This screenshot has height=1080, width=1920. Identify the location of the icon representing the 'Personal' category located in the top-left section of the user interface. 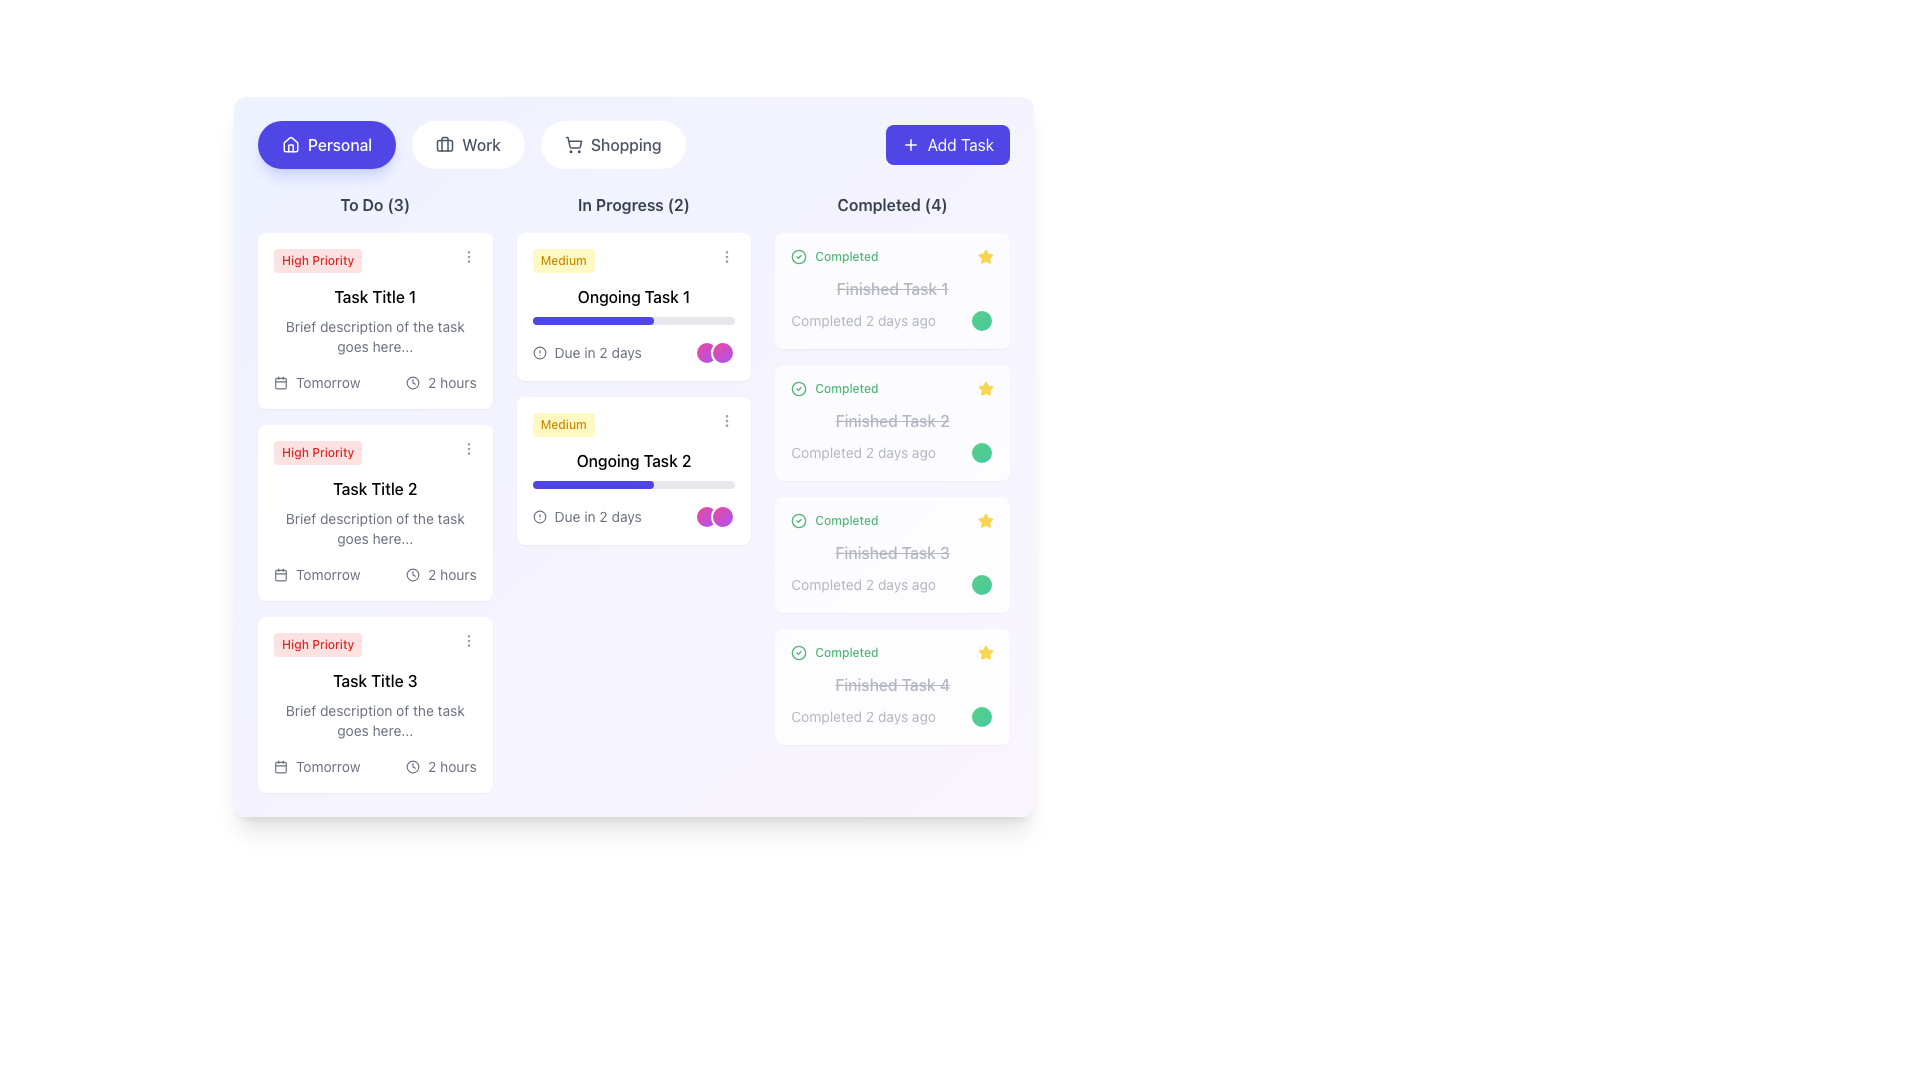
(290, 144).